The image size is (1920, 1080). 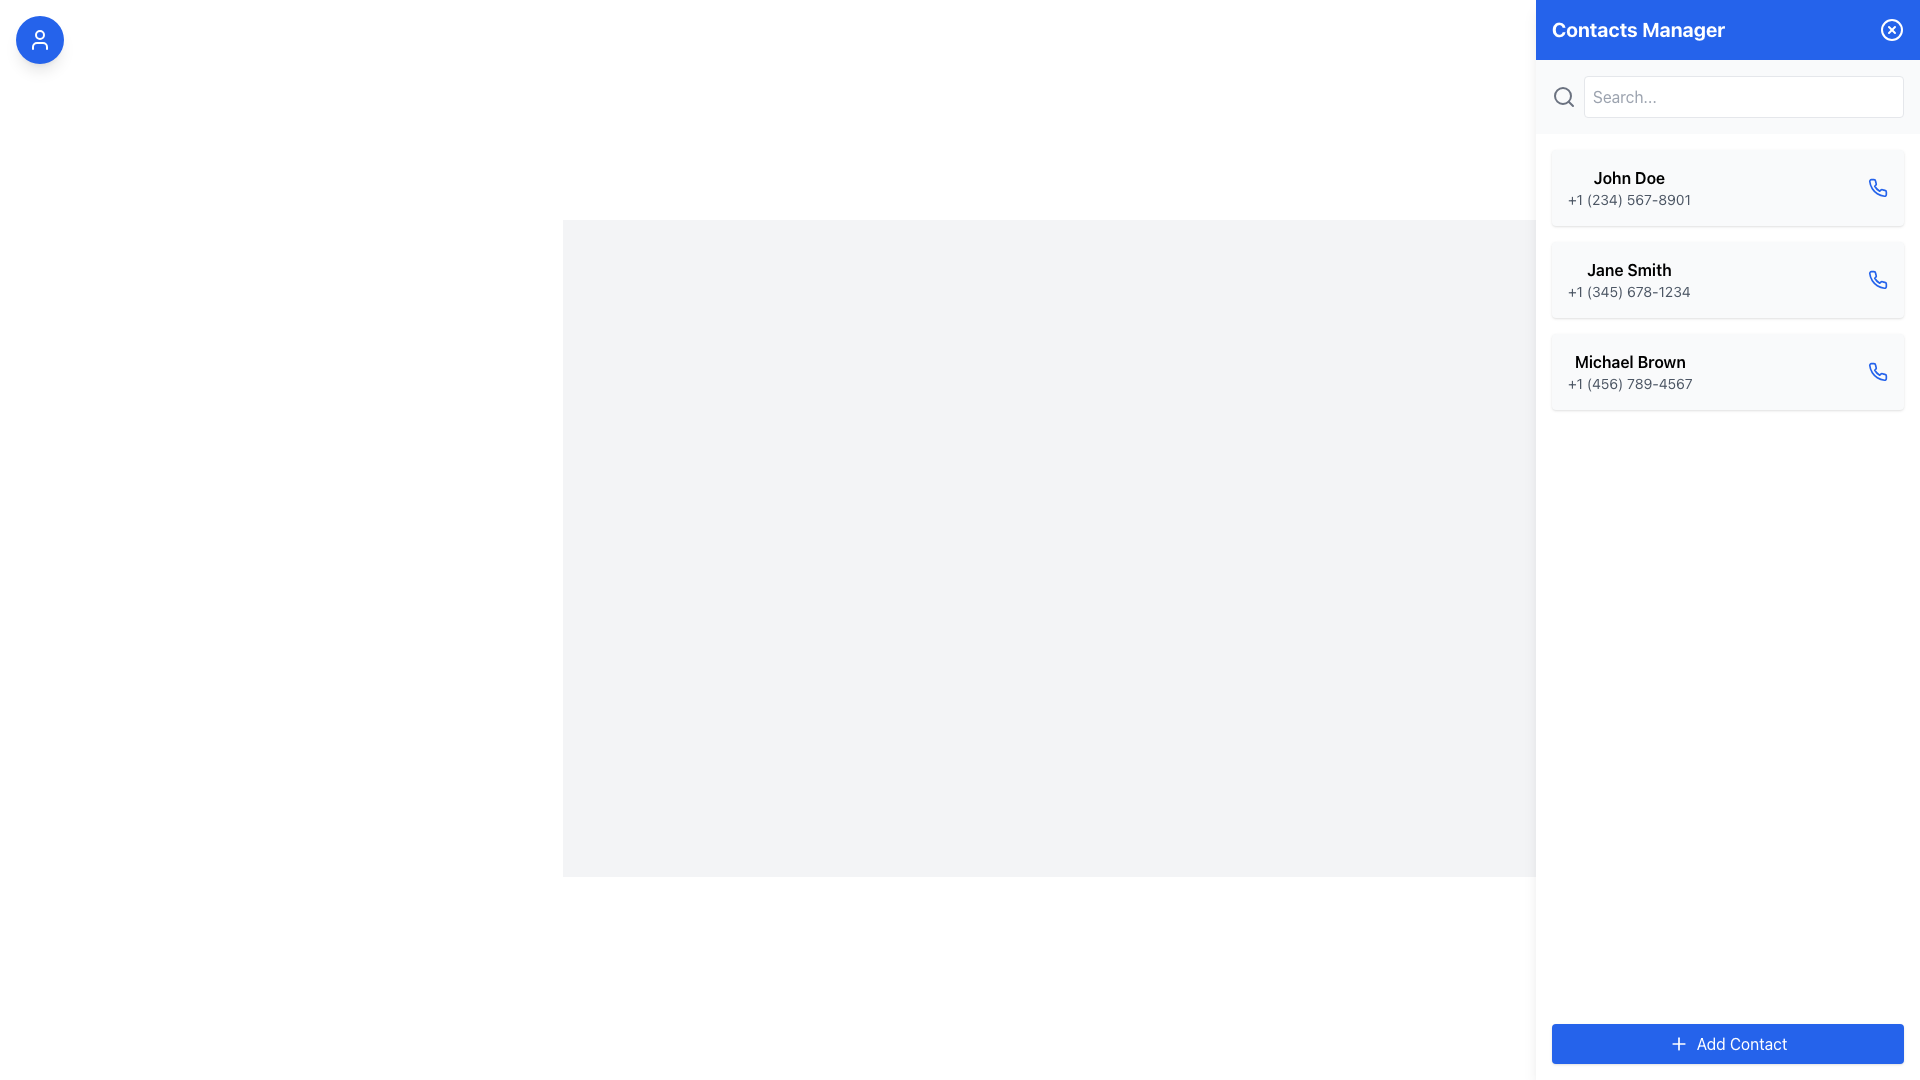 I want to click on the contact information text block containing the name 'Michael Brown' and phone number '+1 (456) 789-4567', which is the third entry in the contact list on the right sidebar, so click(x=1630, y=371).